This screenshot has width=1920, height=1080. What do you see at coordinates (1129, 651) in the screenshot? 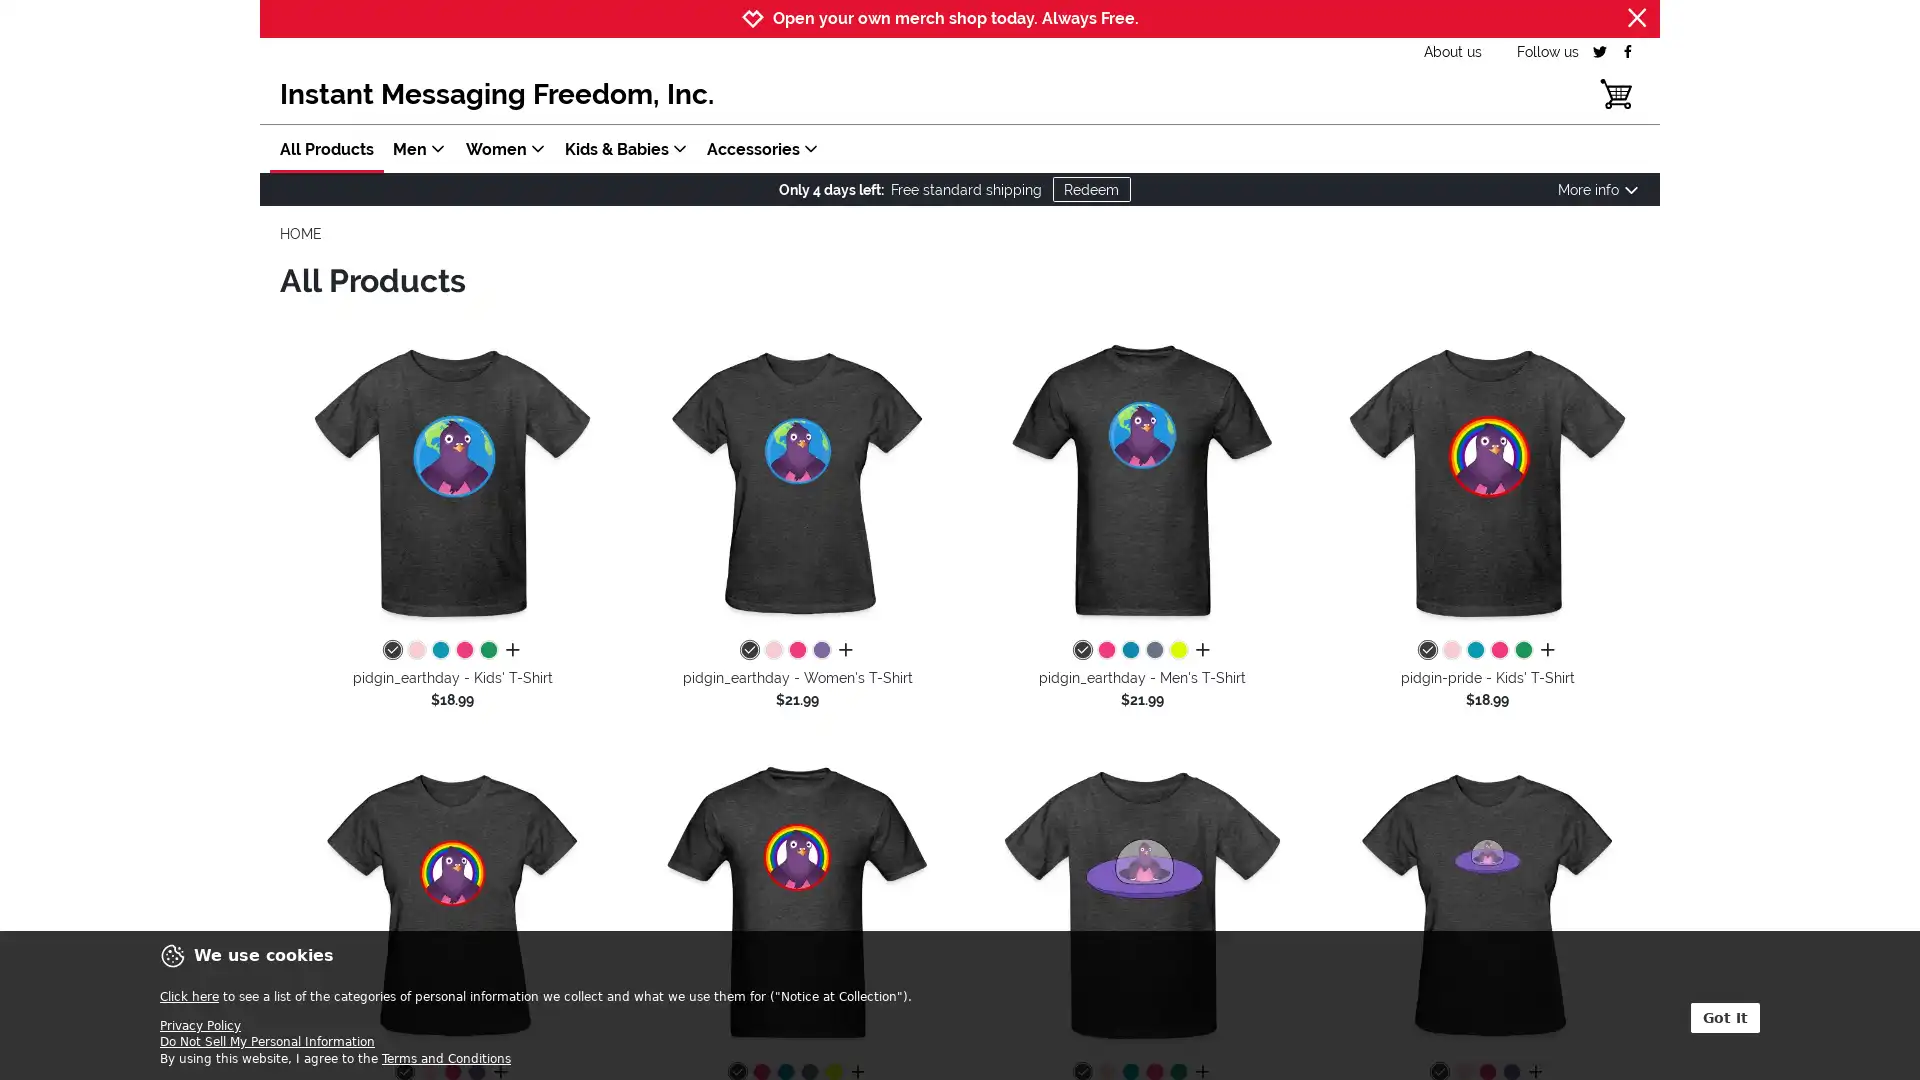
I see `turquoise` at bounding box center [1129, 651].